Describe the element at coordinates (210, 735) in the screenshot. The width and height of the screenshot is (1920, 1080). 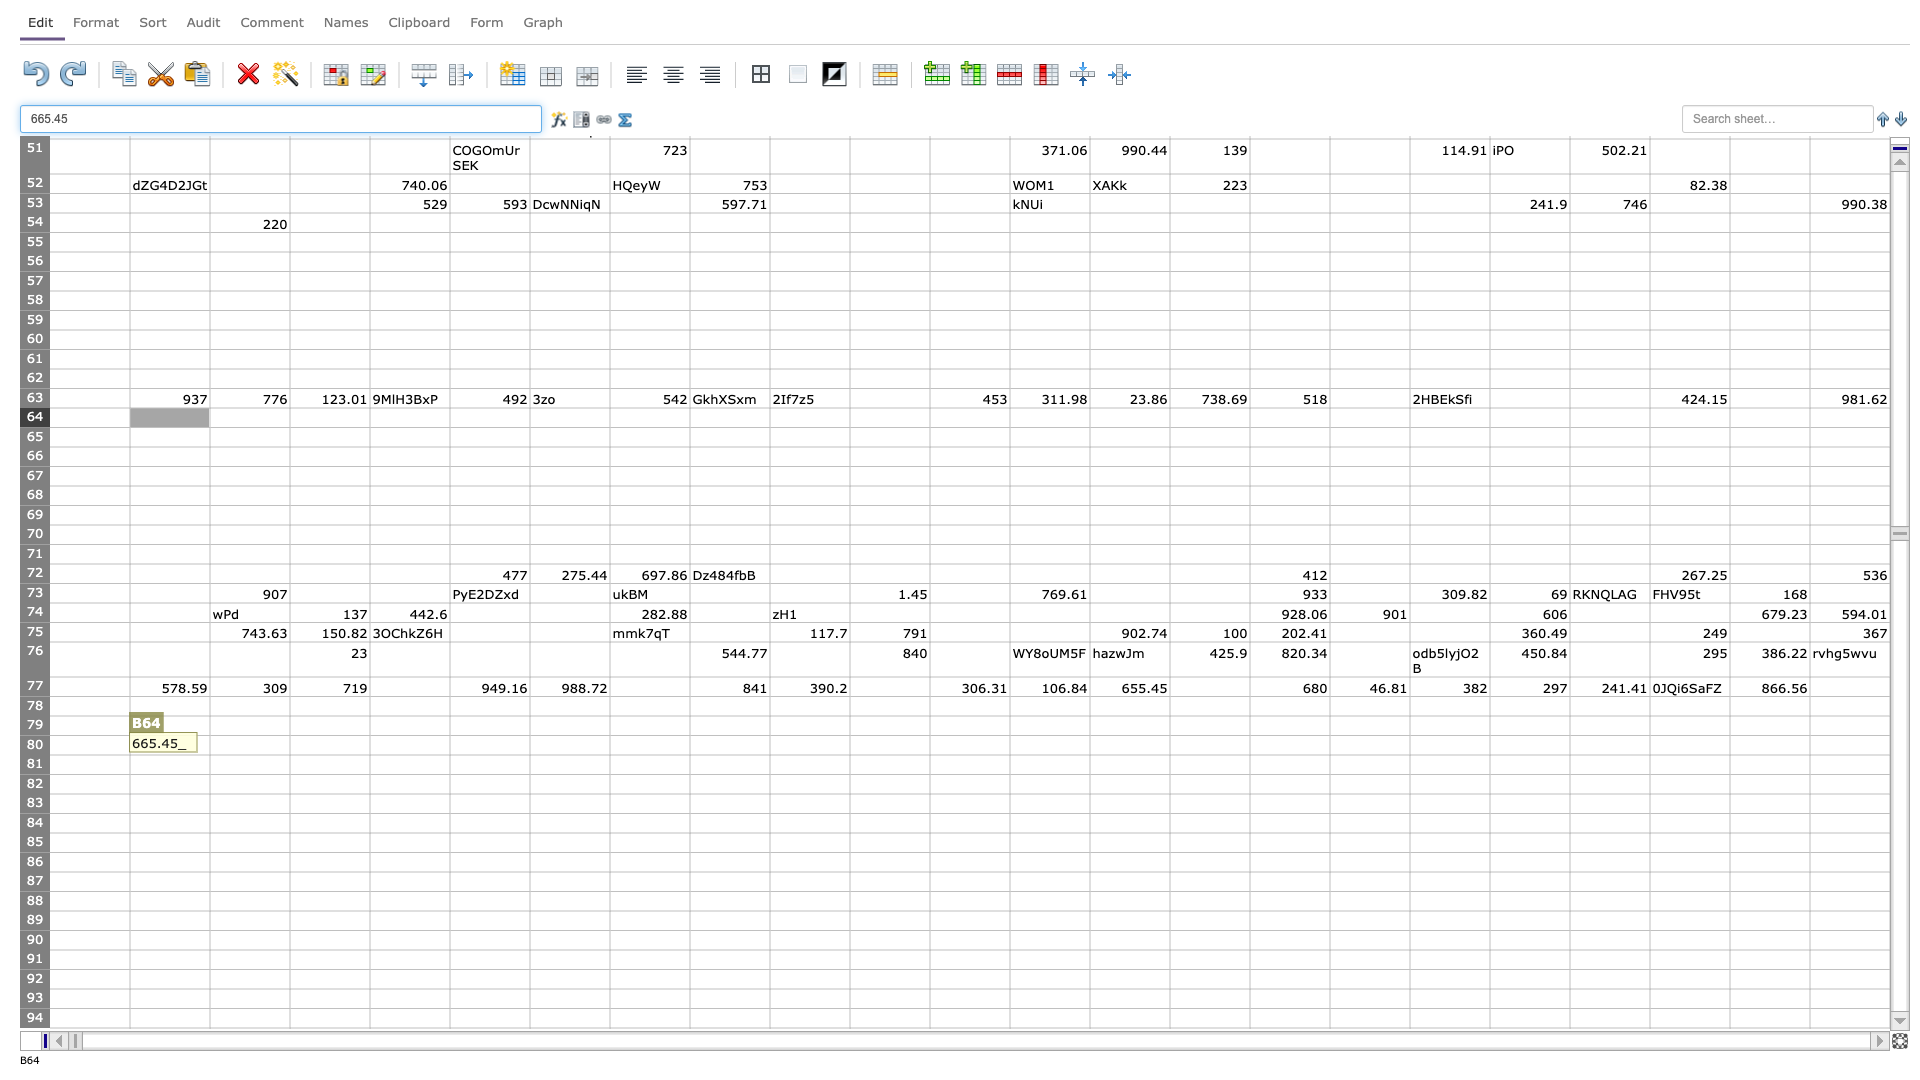
I see `Top left corner of cell C-80` at that location.